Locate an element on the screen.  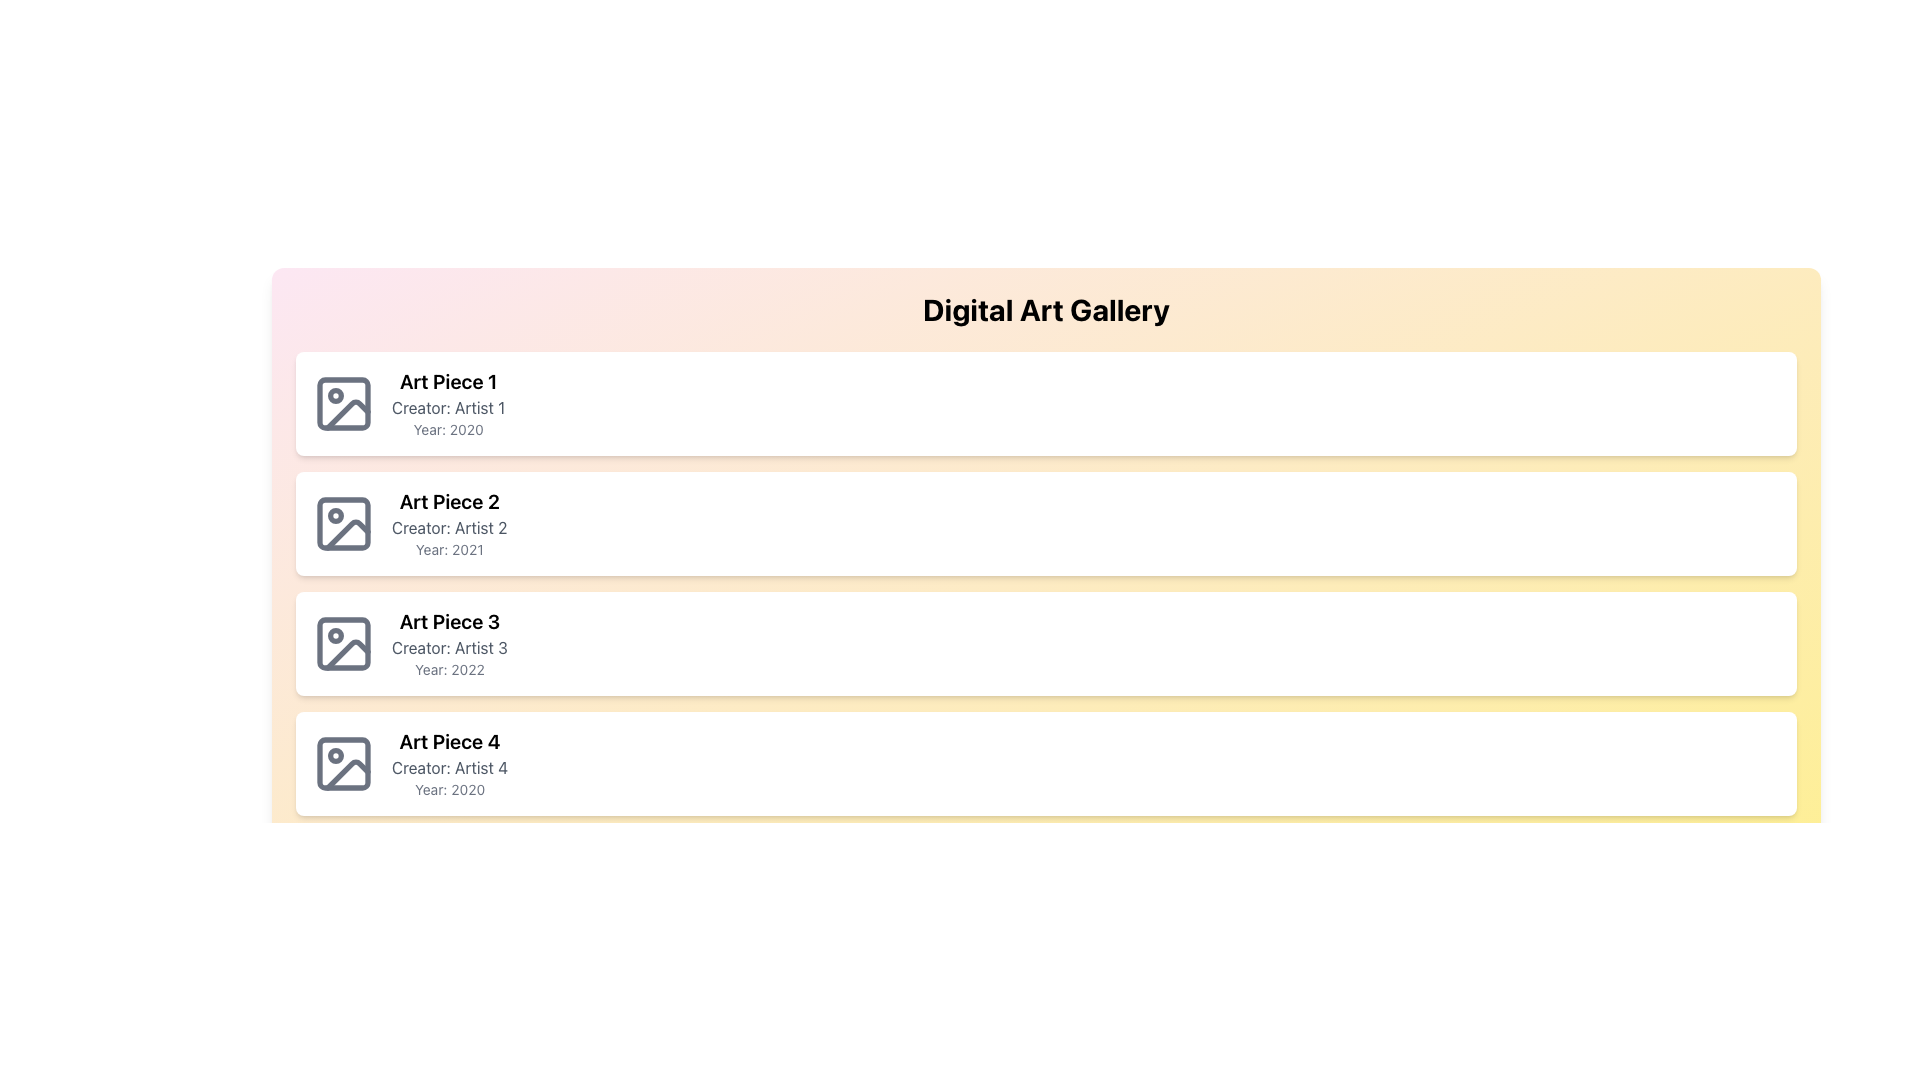
the circular graphic decoration or status indicator located in the image icon of 'Art Piece 2' in the second row of the gallery layout is located at coordinates (336, 514).